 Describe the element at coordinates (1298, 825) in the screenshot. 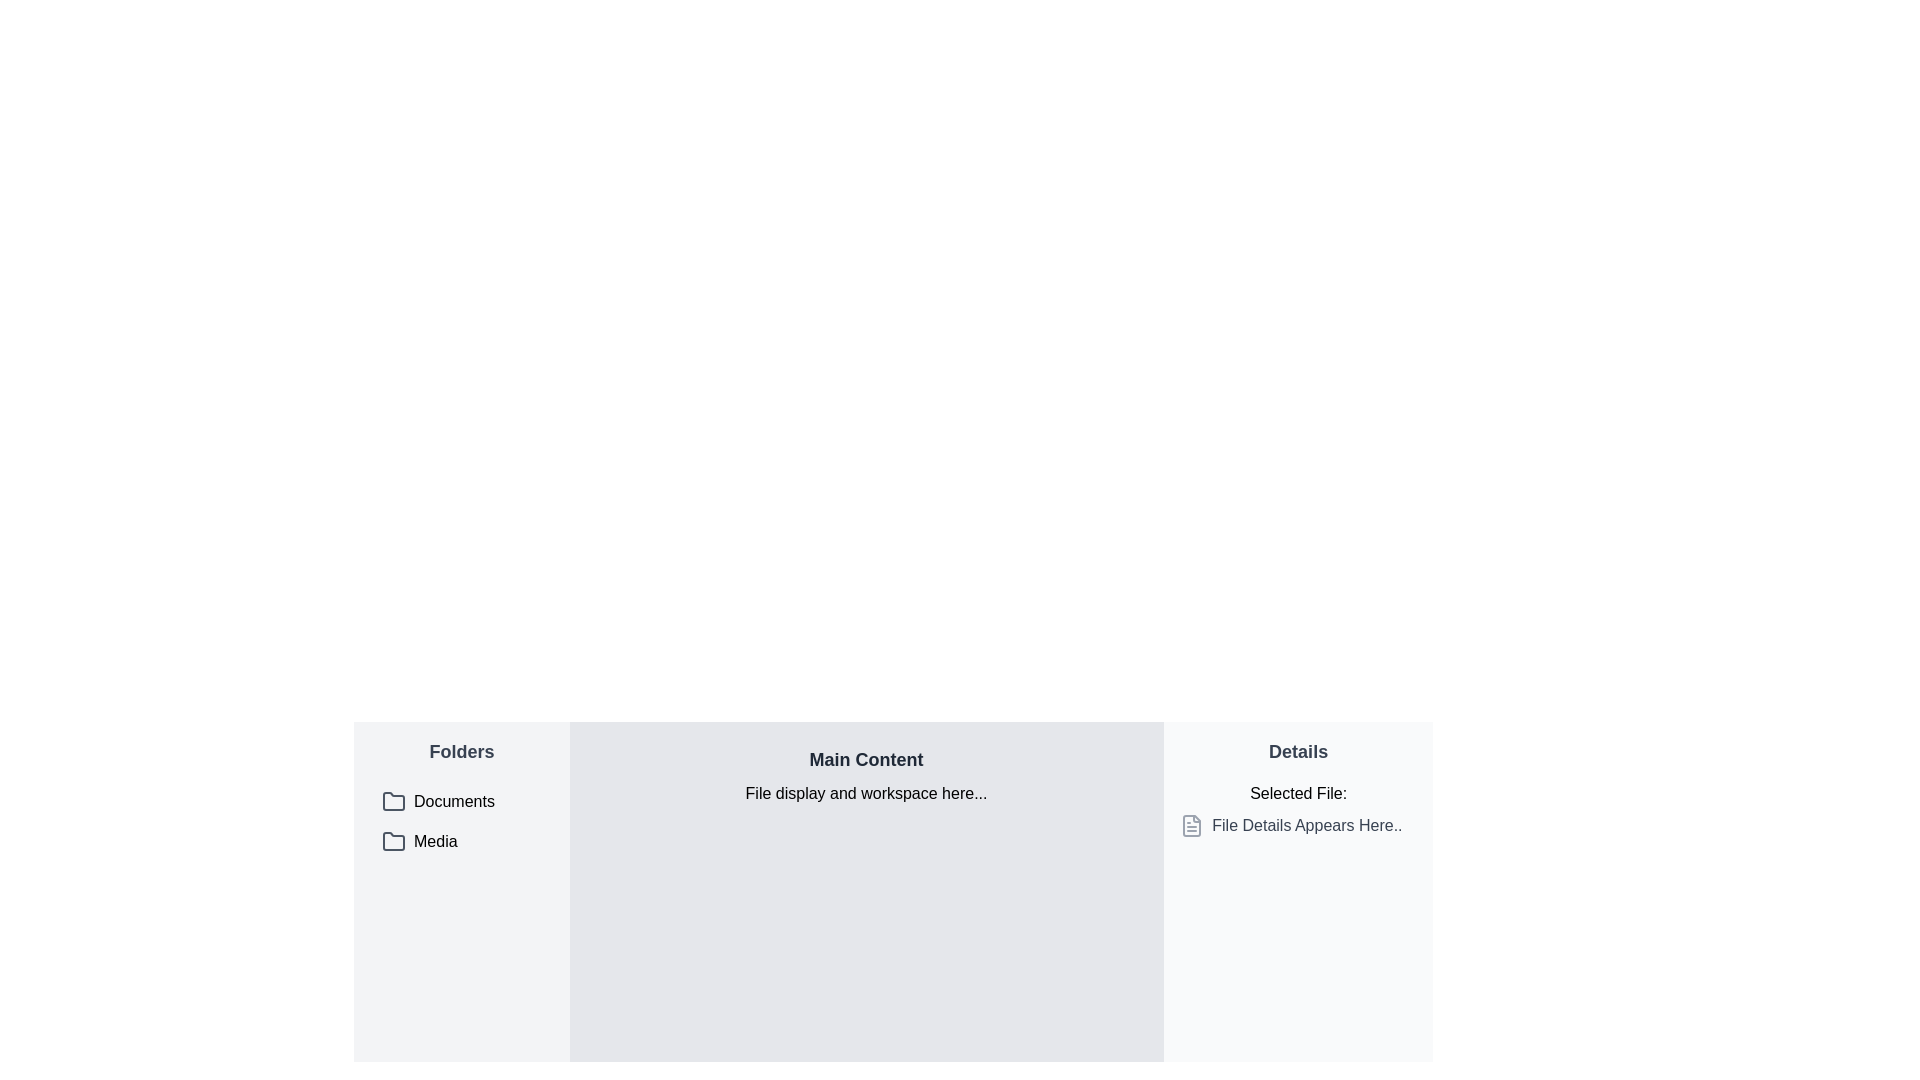

I see `the composite element that displays file details, located in the 'Details' section, directly below the 'Selected File:' title` at that location.